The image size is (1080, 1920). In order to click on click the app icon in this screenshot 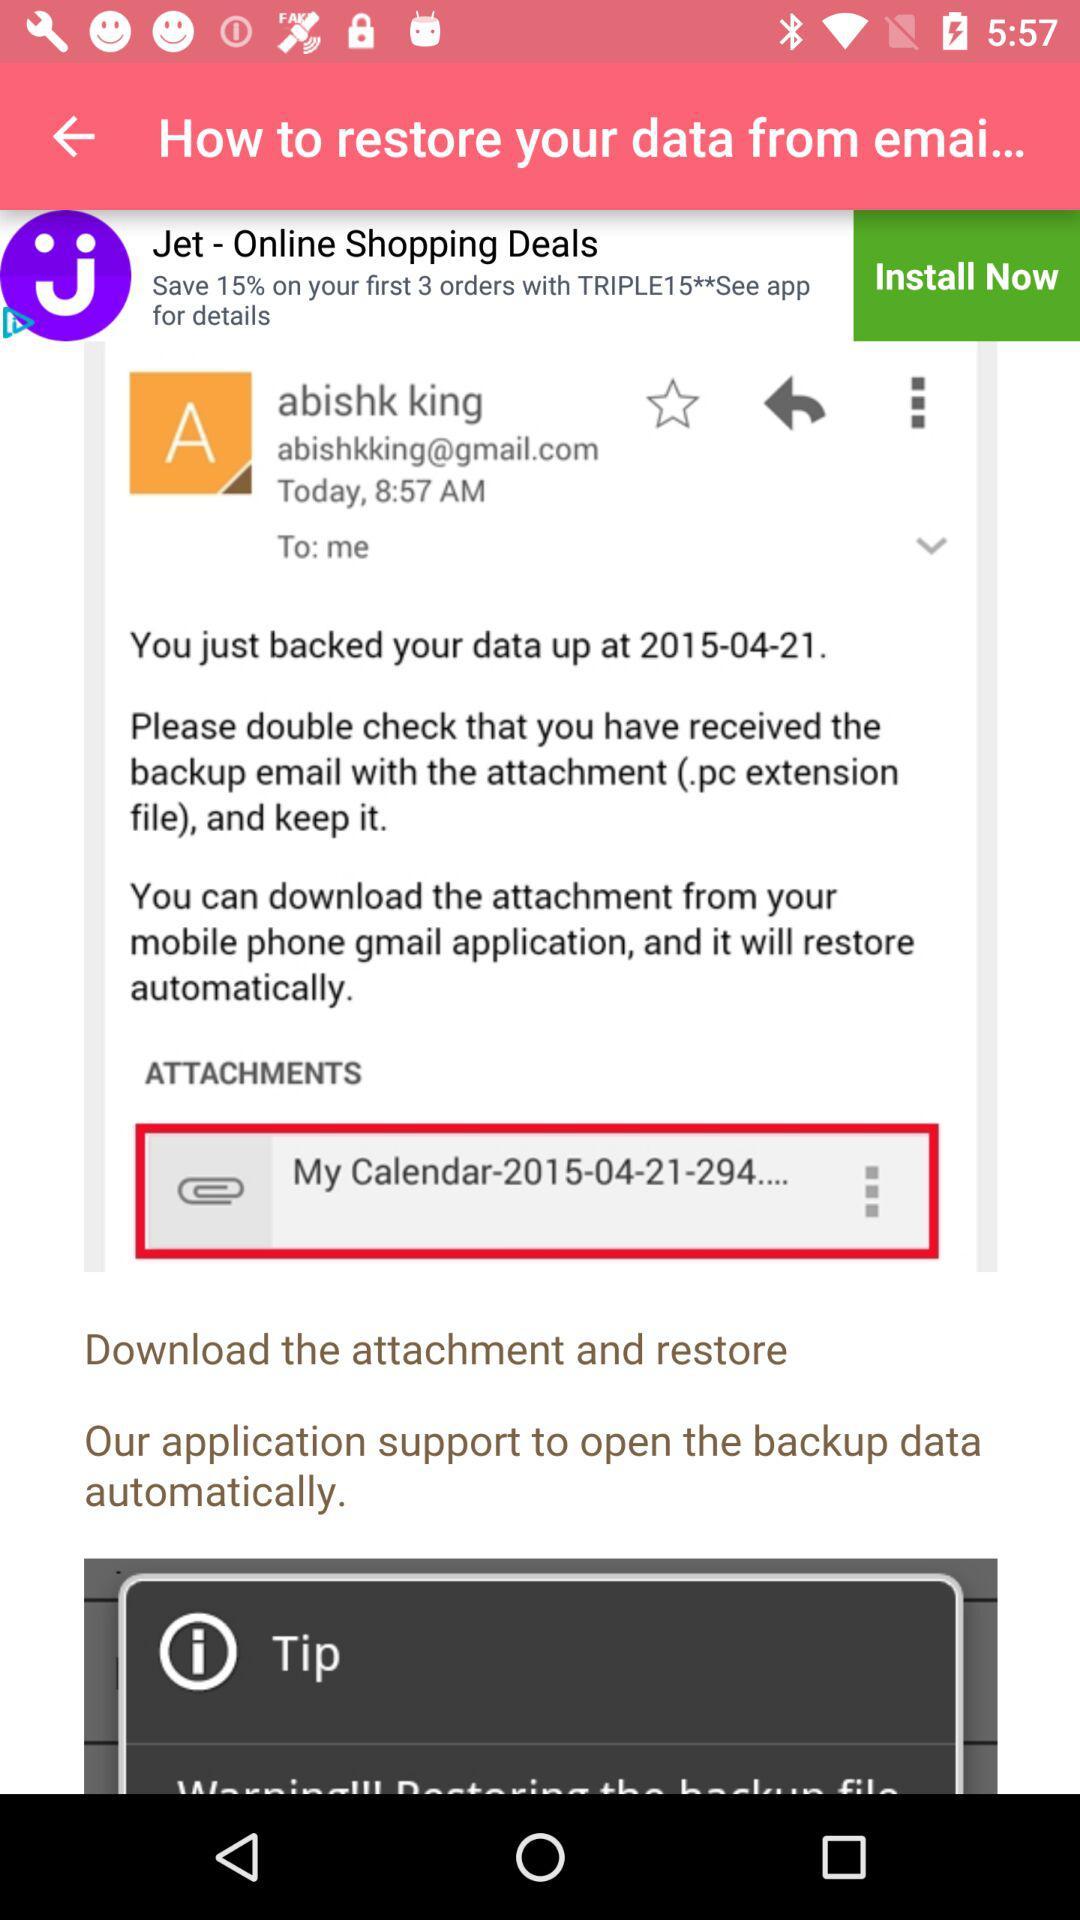, I will do `click(64, 274)`.